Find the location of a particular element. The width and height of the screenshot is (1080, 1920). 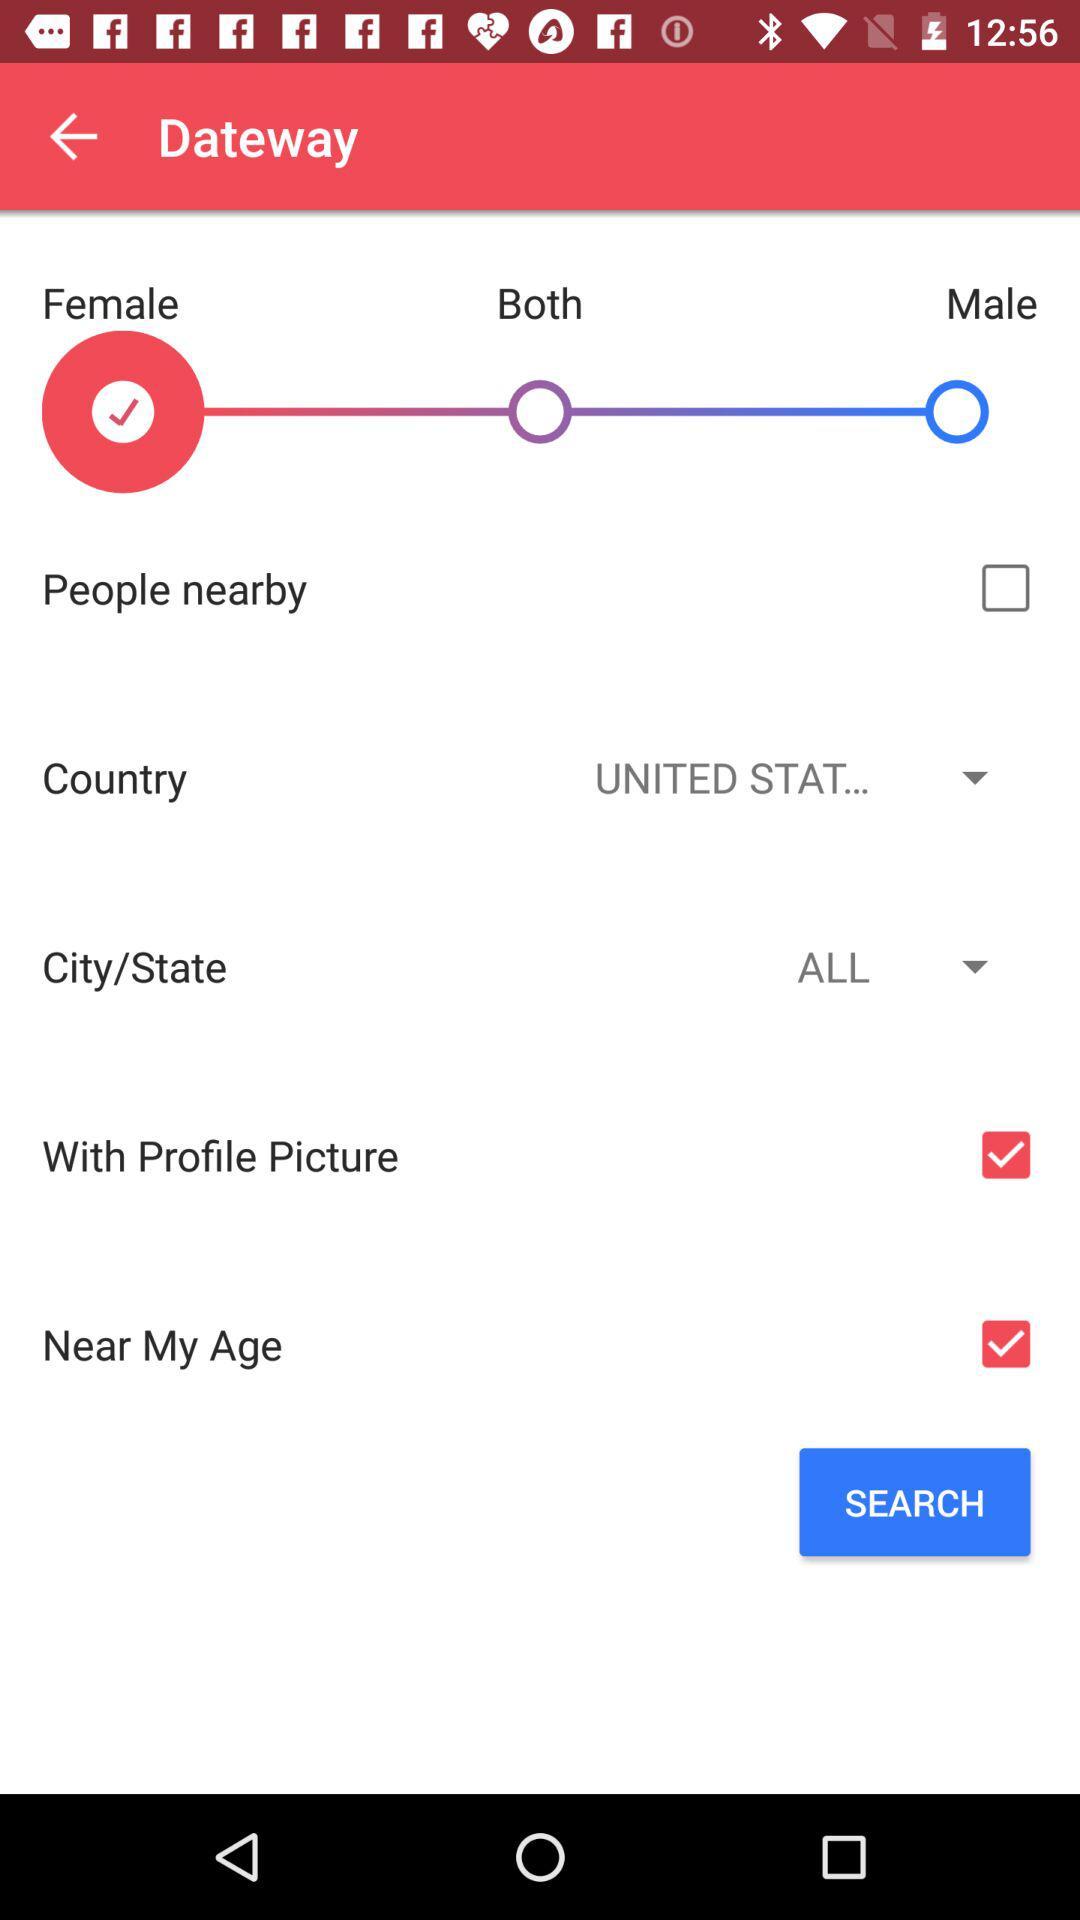

the text all is located at coordinates (788, 965).